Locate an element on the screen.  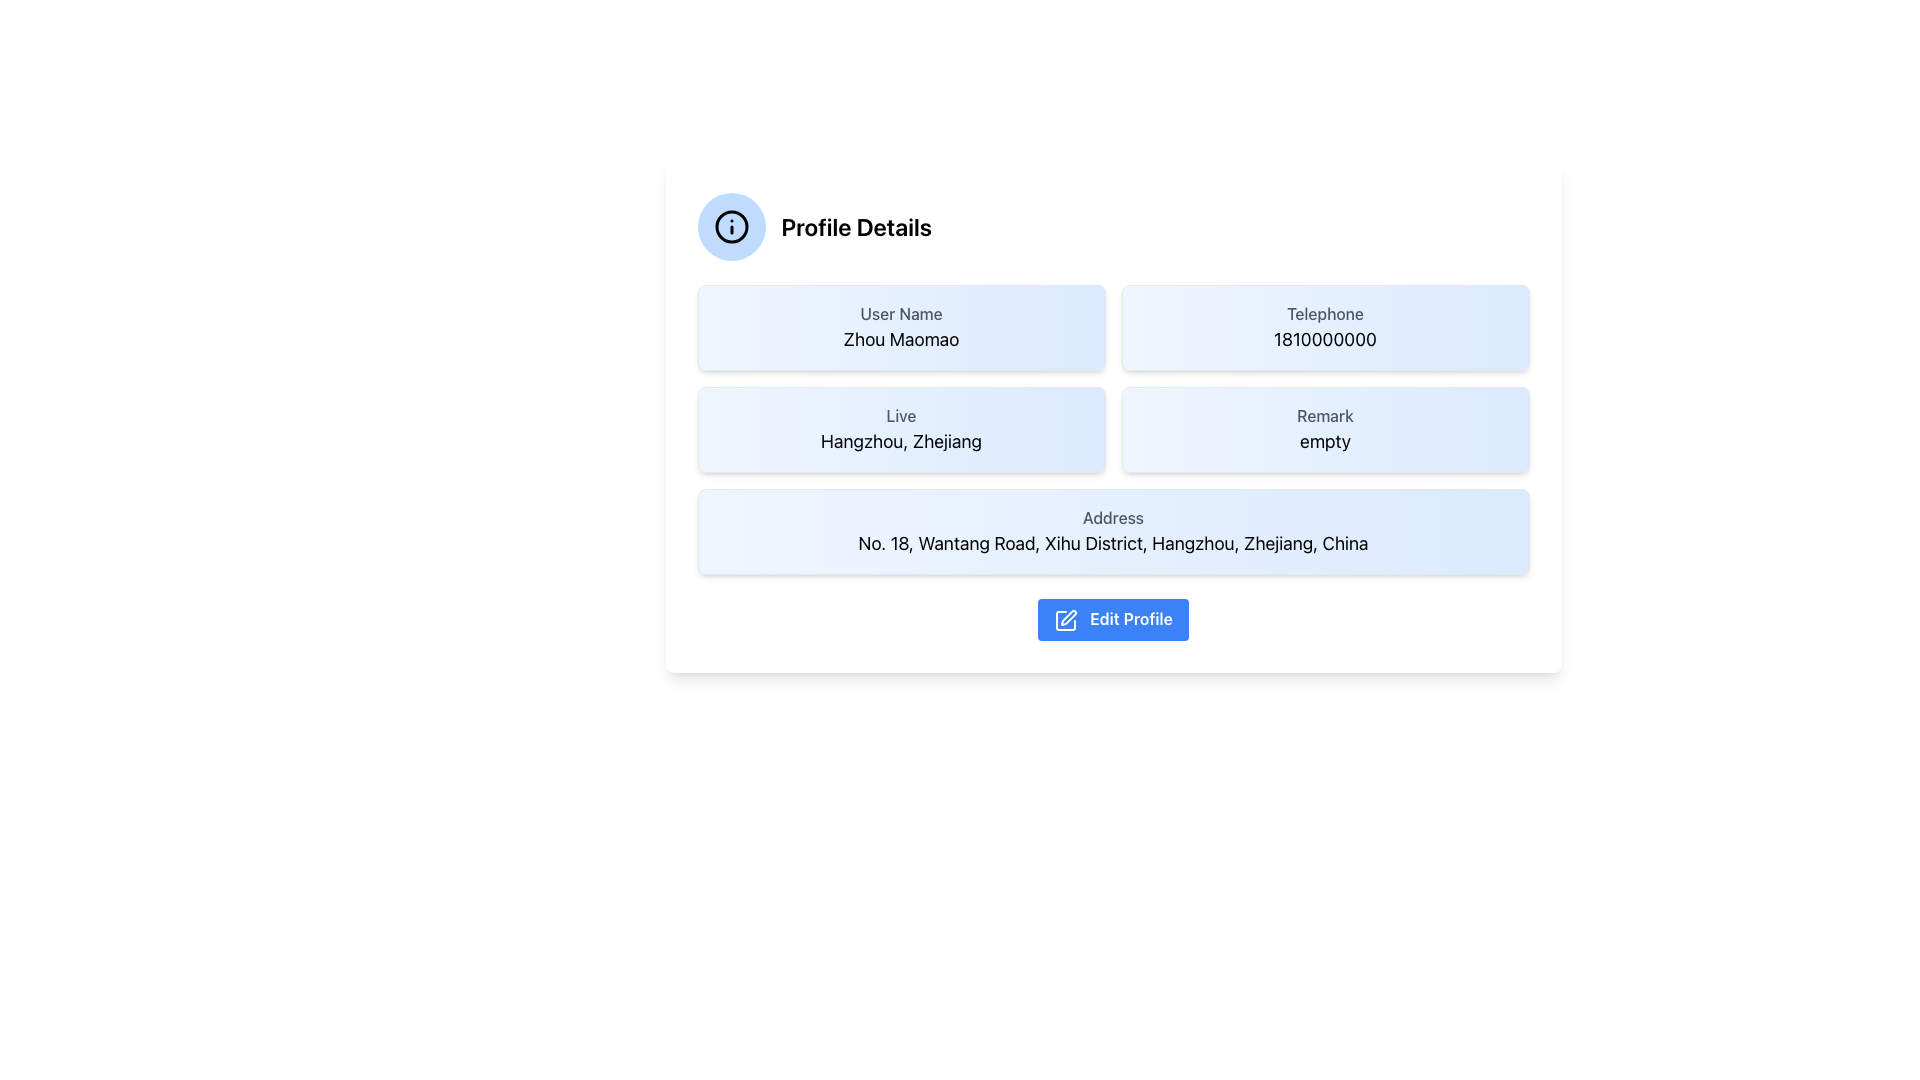
the informational display block containing the text 'Remark' and 'empty' with a gradient background is located at coordinates (1325, 428).